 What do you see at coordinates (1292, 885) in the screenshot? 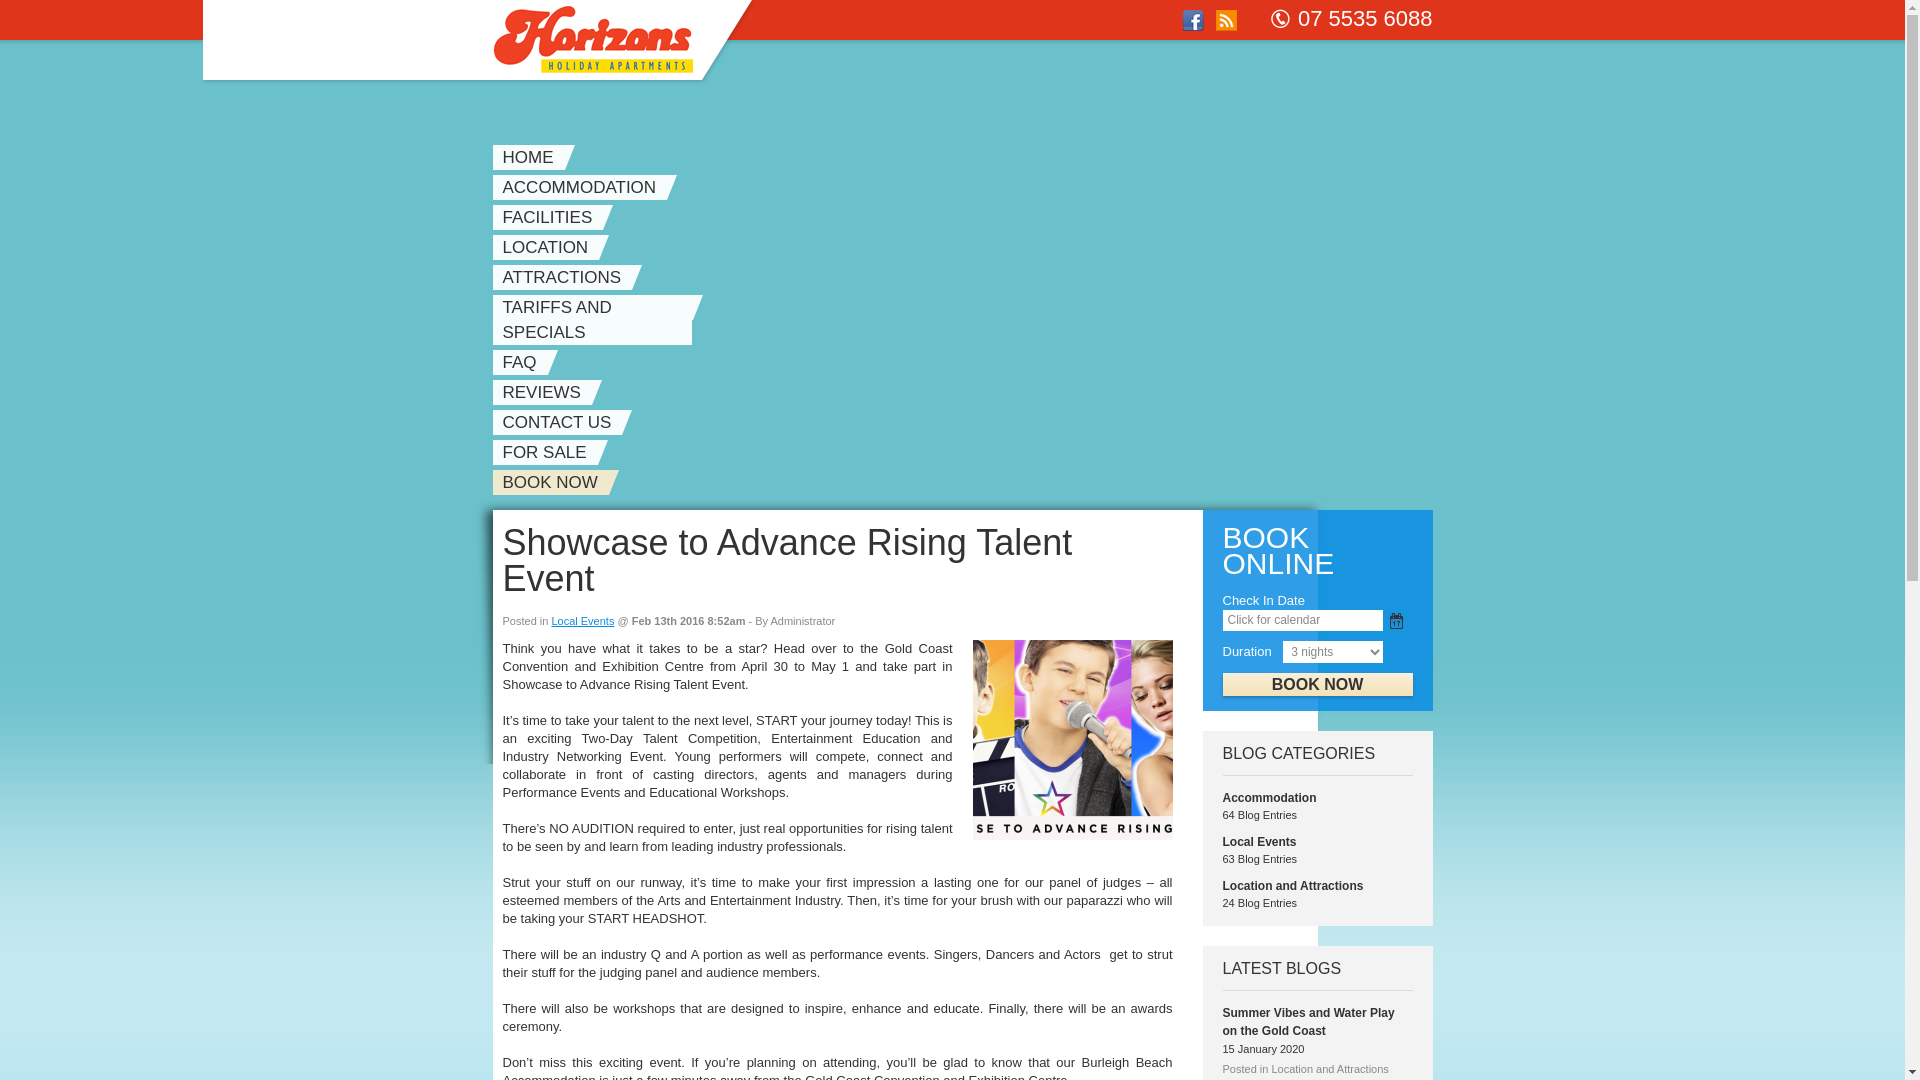
I see `'Location and Attractions'` at bounding box center [1292, 885].